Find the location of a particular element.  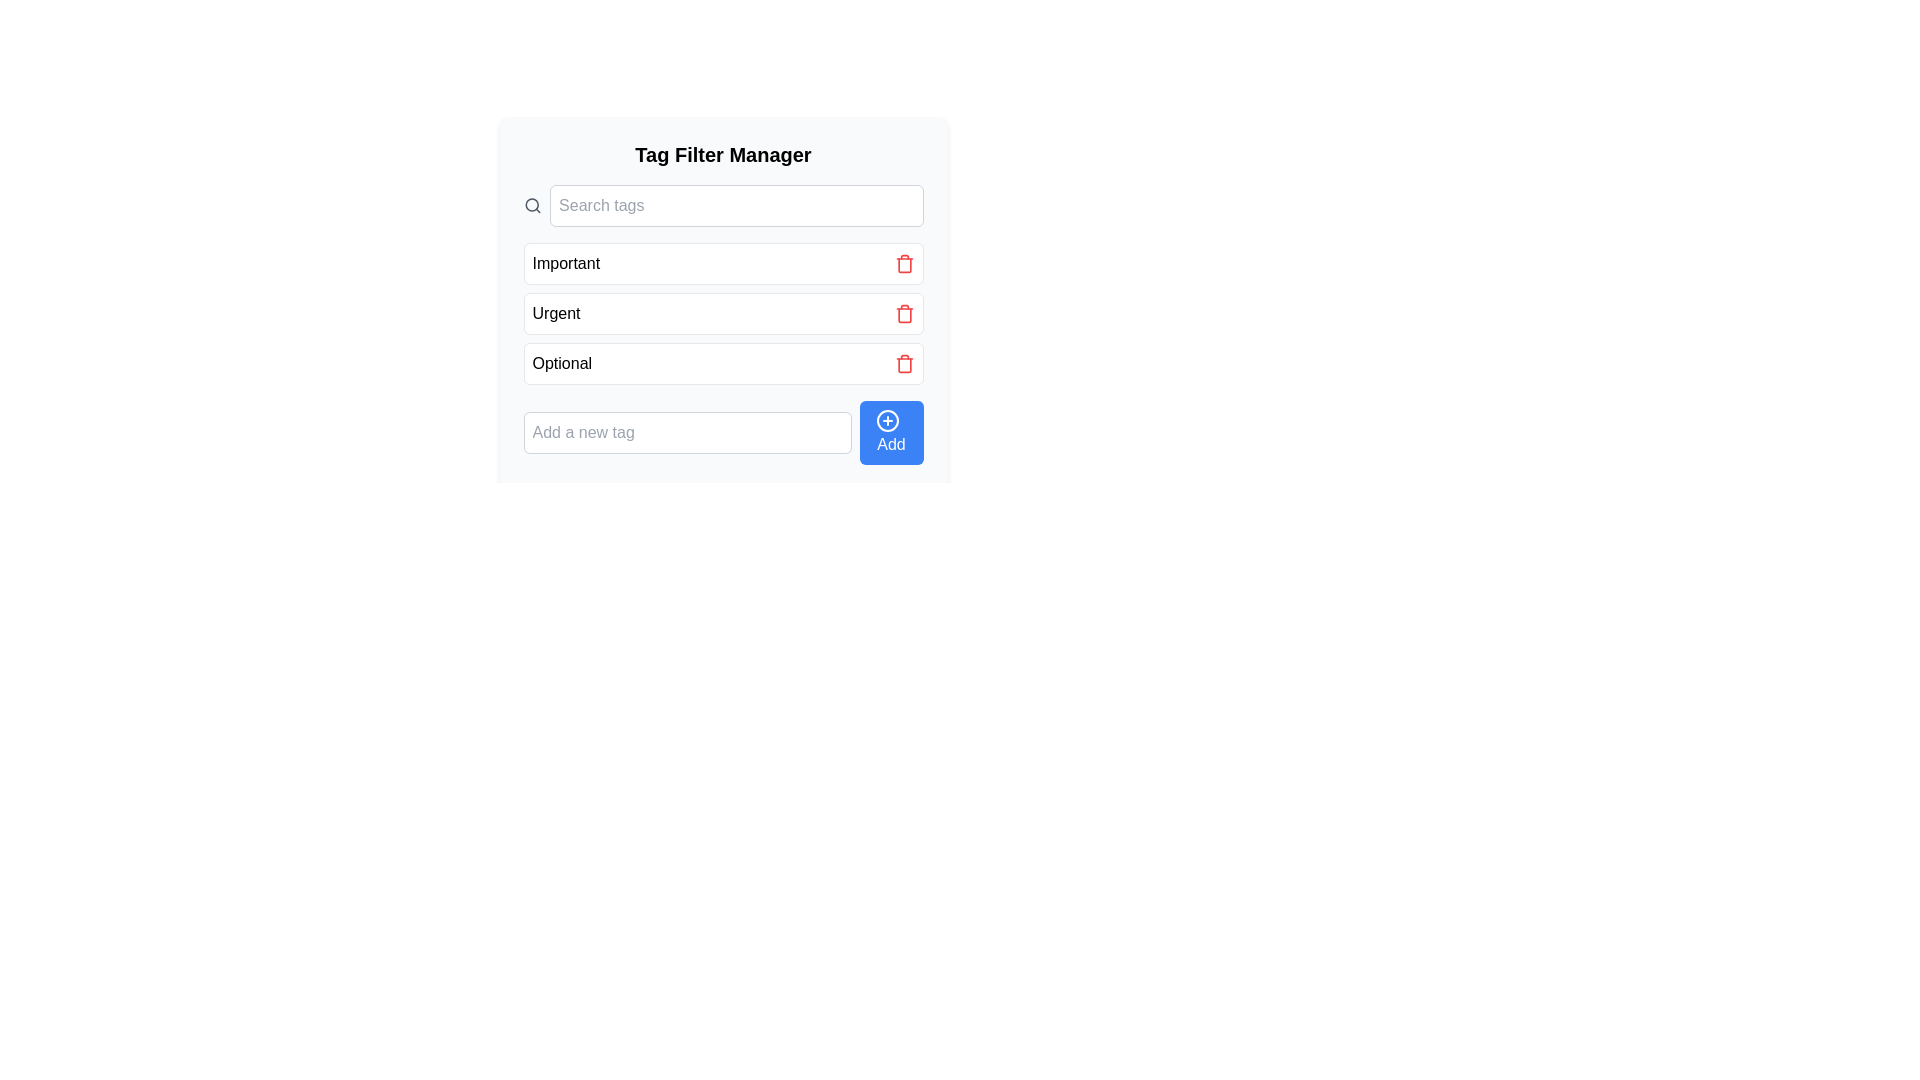

the rectangular button with rounded corners that has a vibrant blue background and white text reading 'Add', which is located at the far-right side of a horizontal layout is located at coordinates (890, 431).